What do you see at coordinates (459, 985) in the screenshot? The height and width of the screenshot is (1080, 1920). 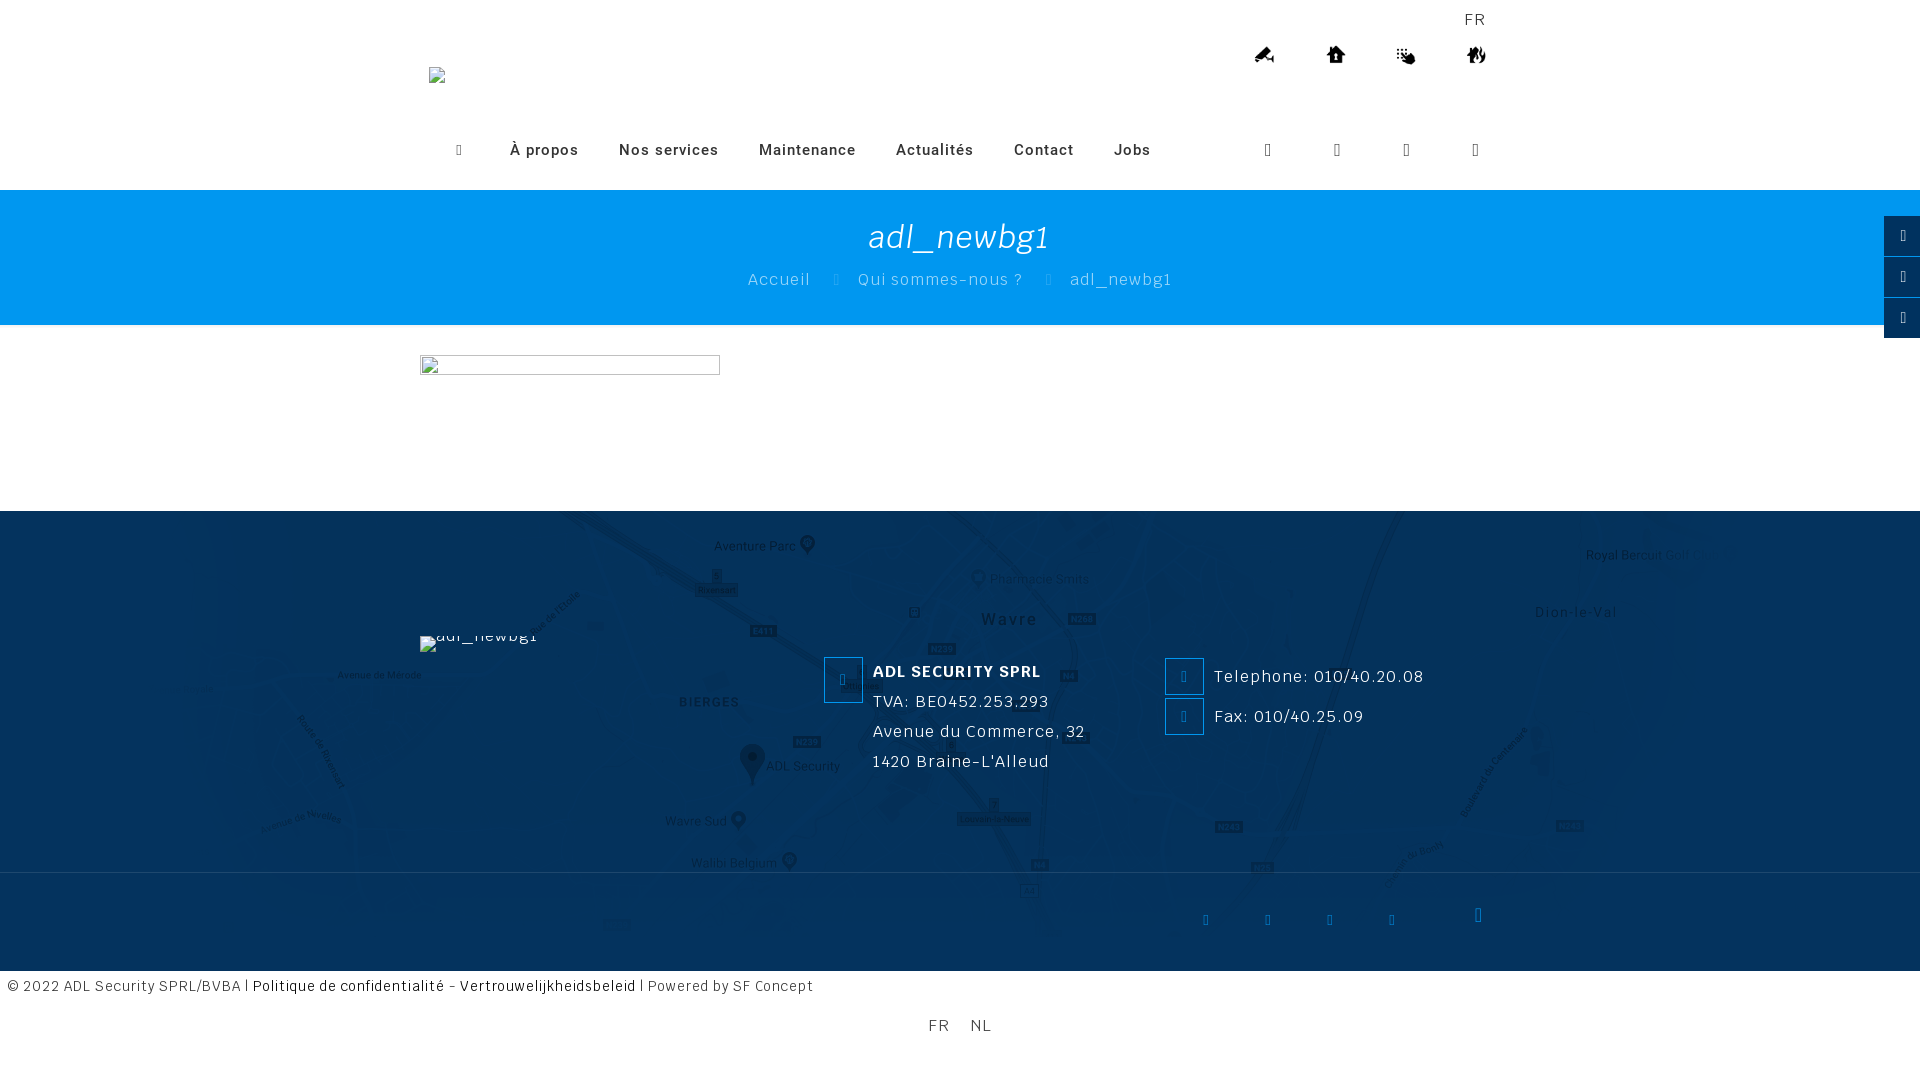 I see `'Vertrouwelijkheidsbeleid'` at bounding box center [459, 985].